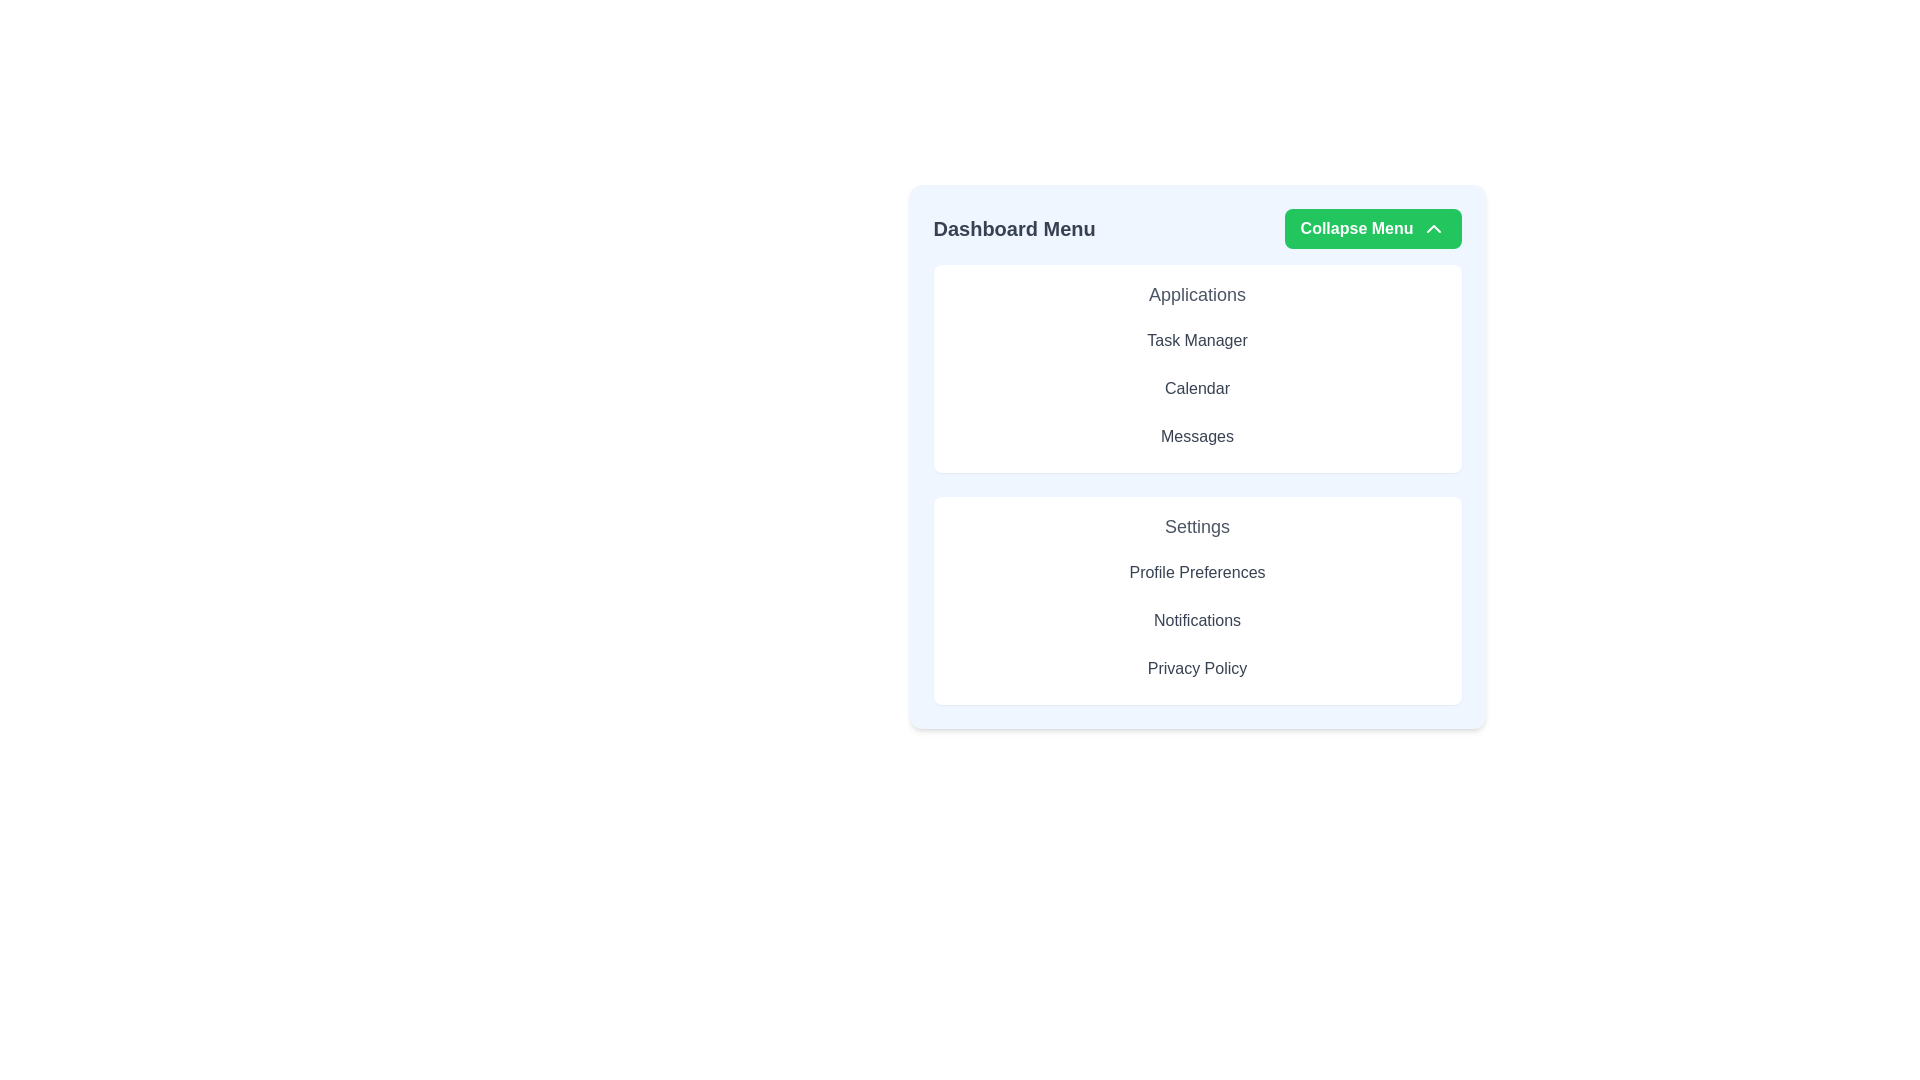 The width and height of the screenshot is (1920, 1080). Describe the element at coordinates (1432, 227) in the screenshot. I see `the upward chevron-shaped icon on the 'Collapse Menu' button` at that location.